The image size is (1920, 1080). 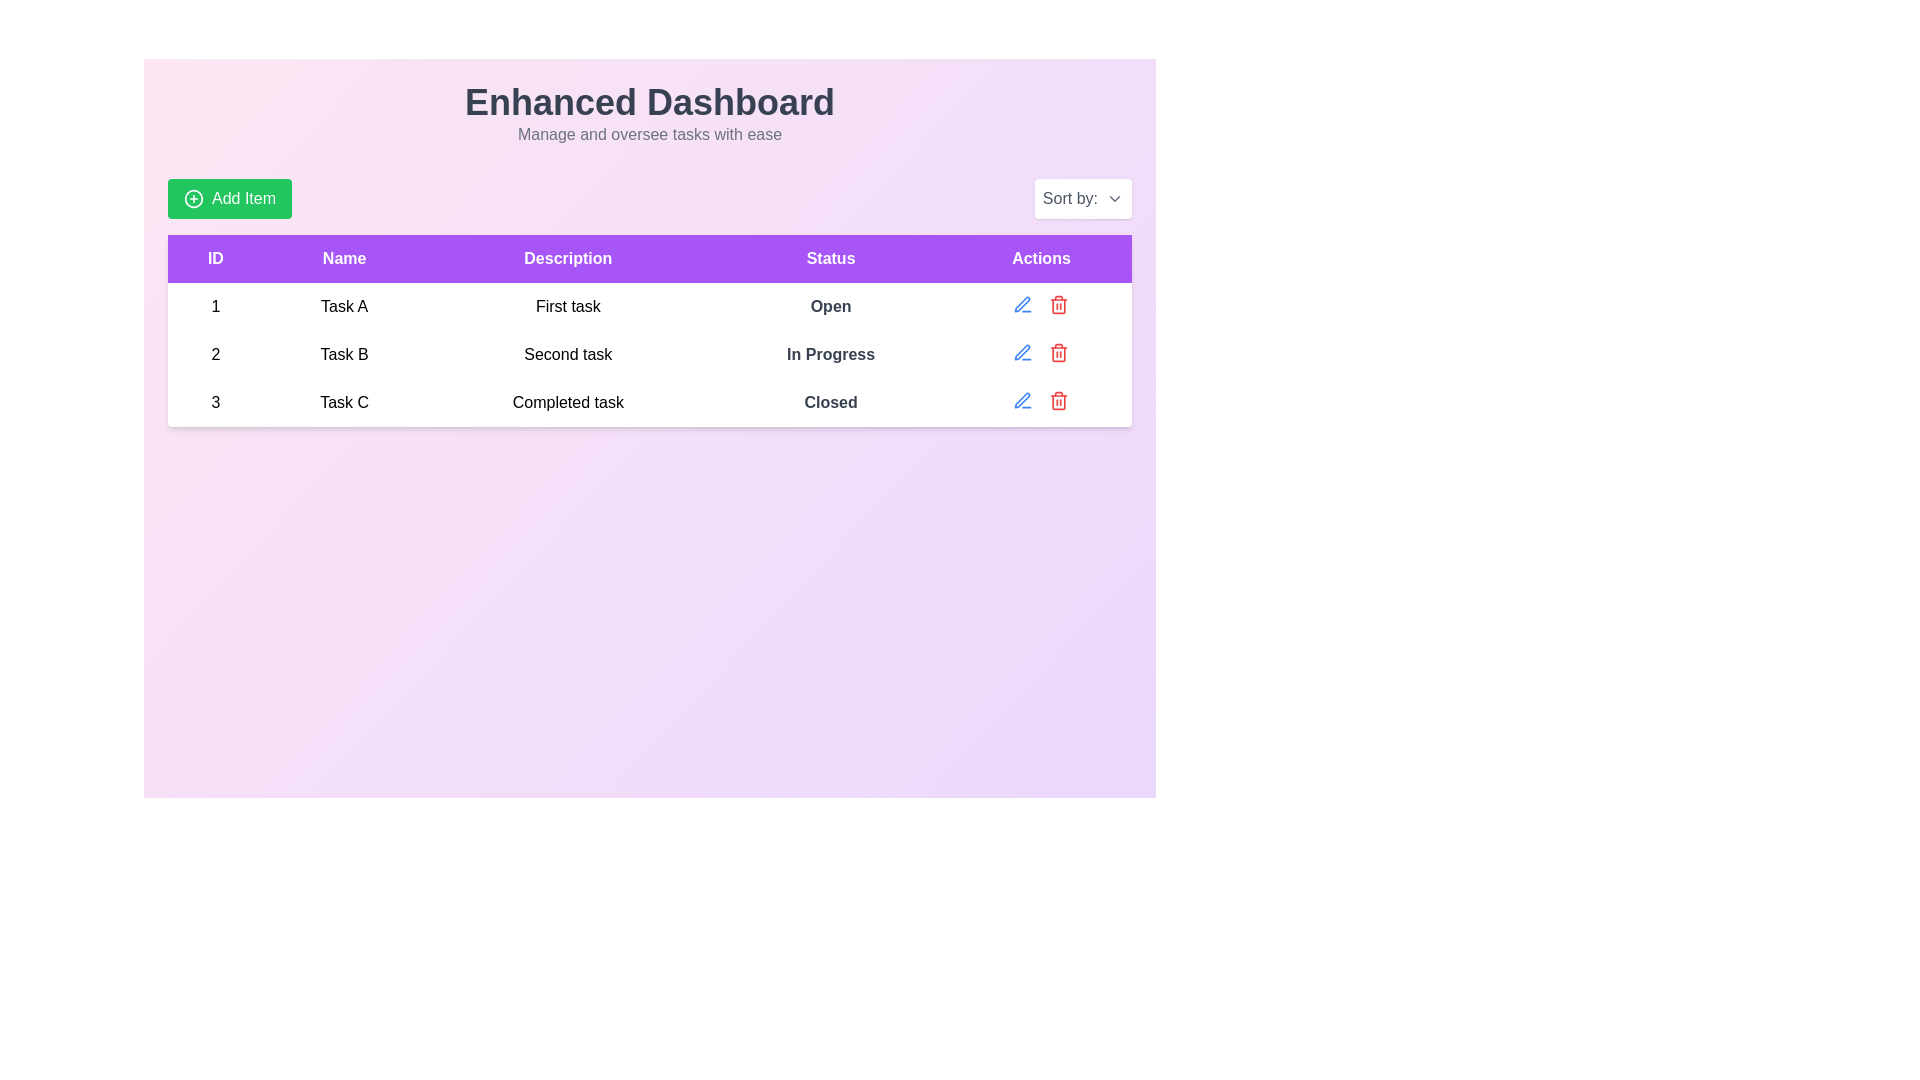 I want to click on the 'Completed task' text label in the Description column for Task C, which indicates its status, so click(x=567, y=402).